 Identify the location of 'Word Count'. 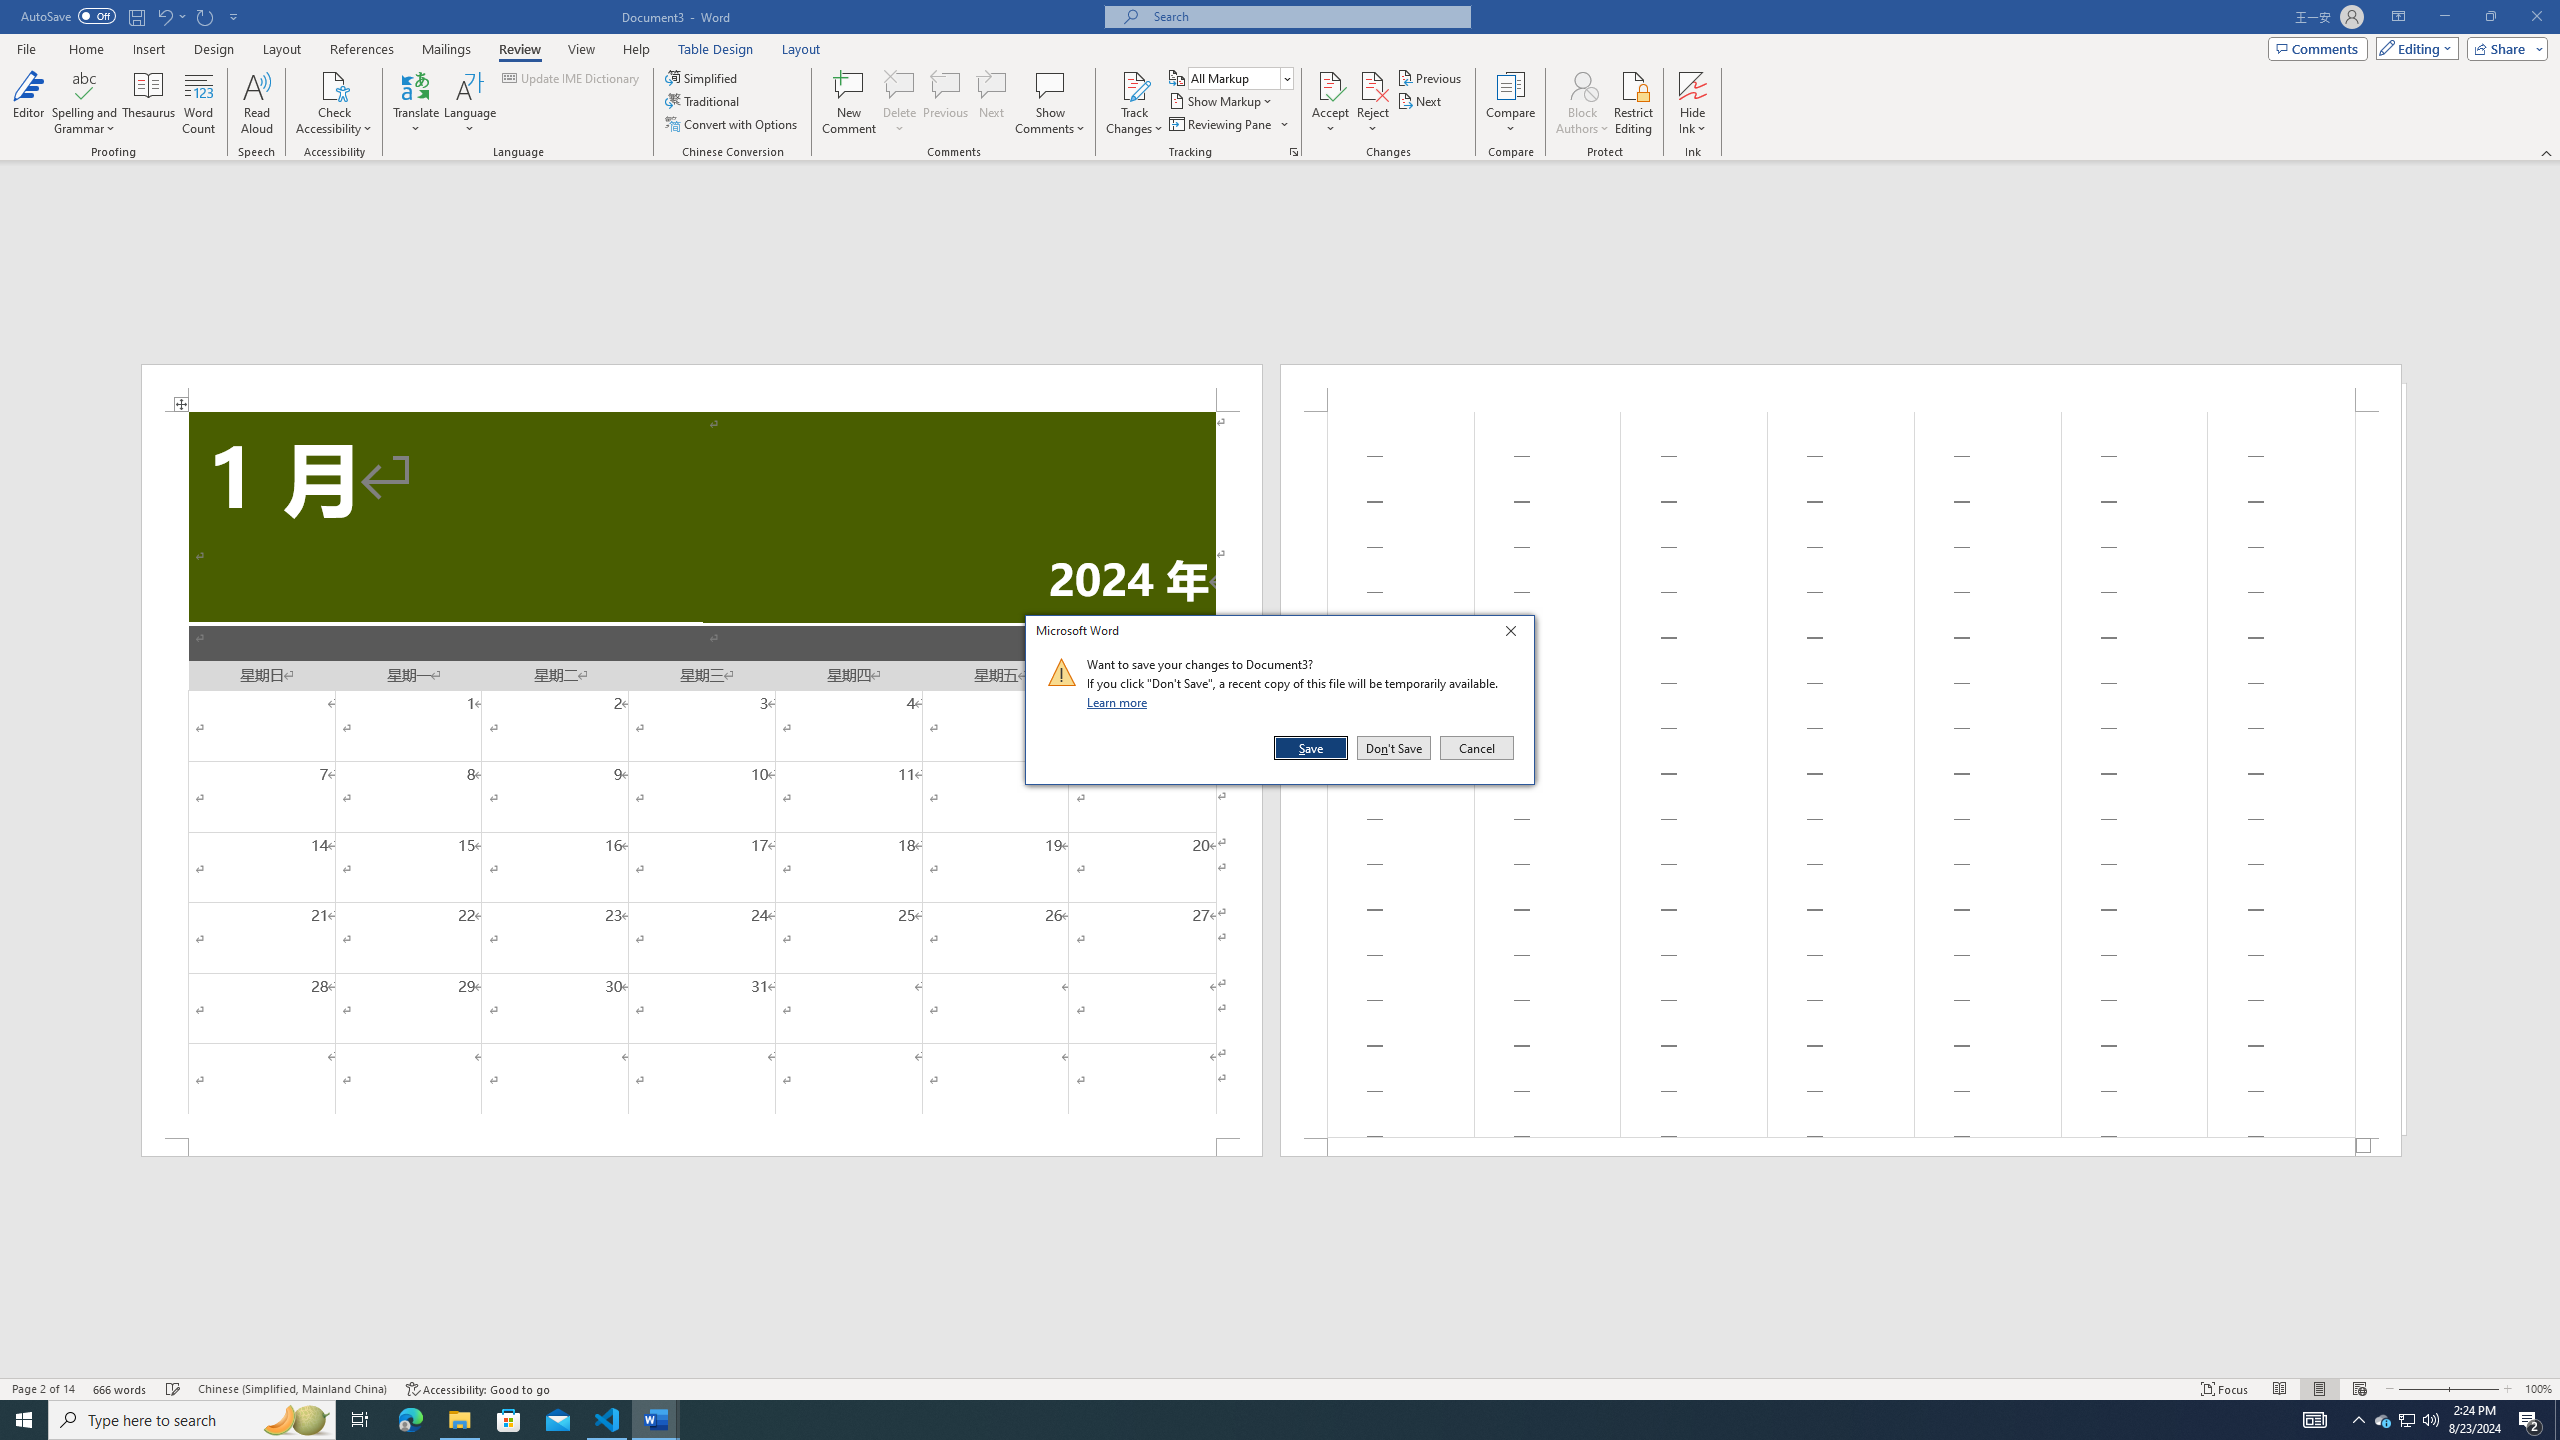
(199, 103).